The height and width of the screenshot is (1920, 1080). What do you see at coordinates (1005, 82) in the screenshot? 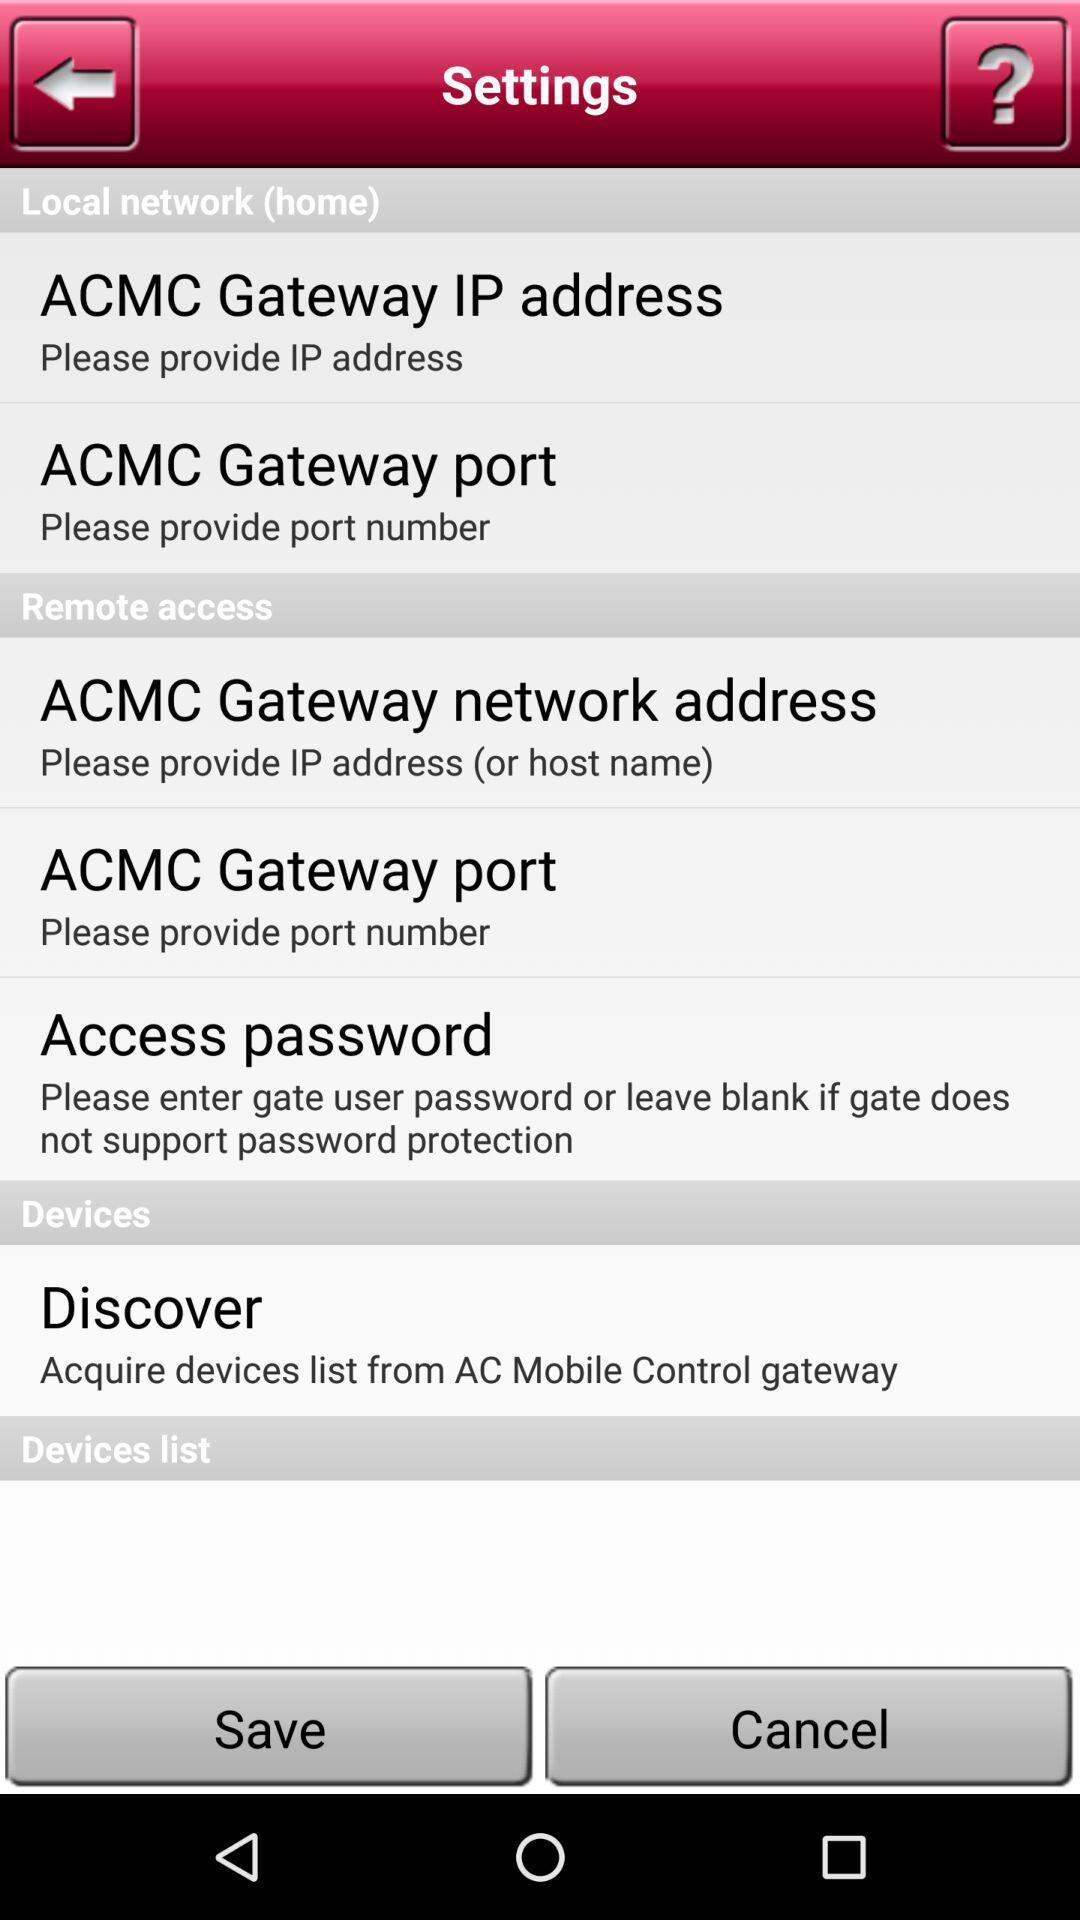
I see `the app to the right of the settings icon` at bounding box center [1005, 82].